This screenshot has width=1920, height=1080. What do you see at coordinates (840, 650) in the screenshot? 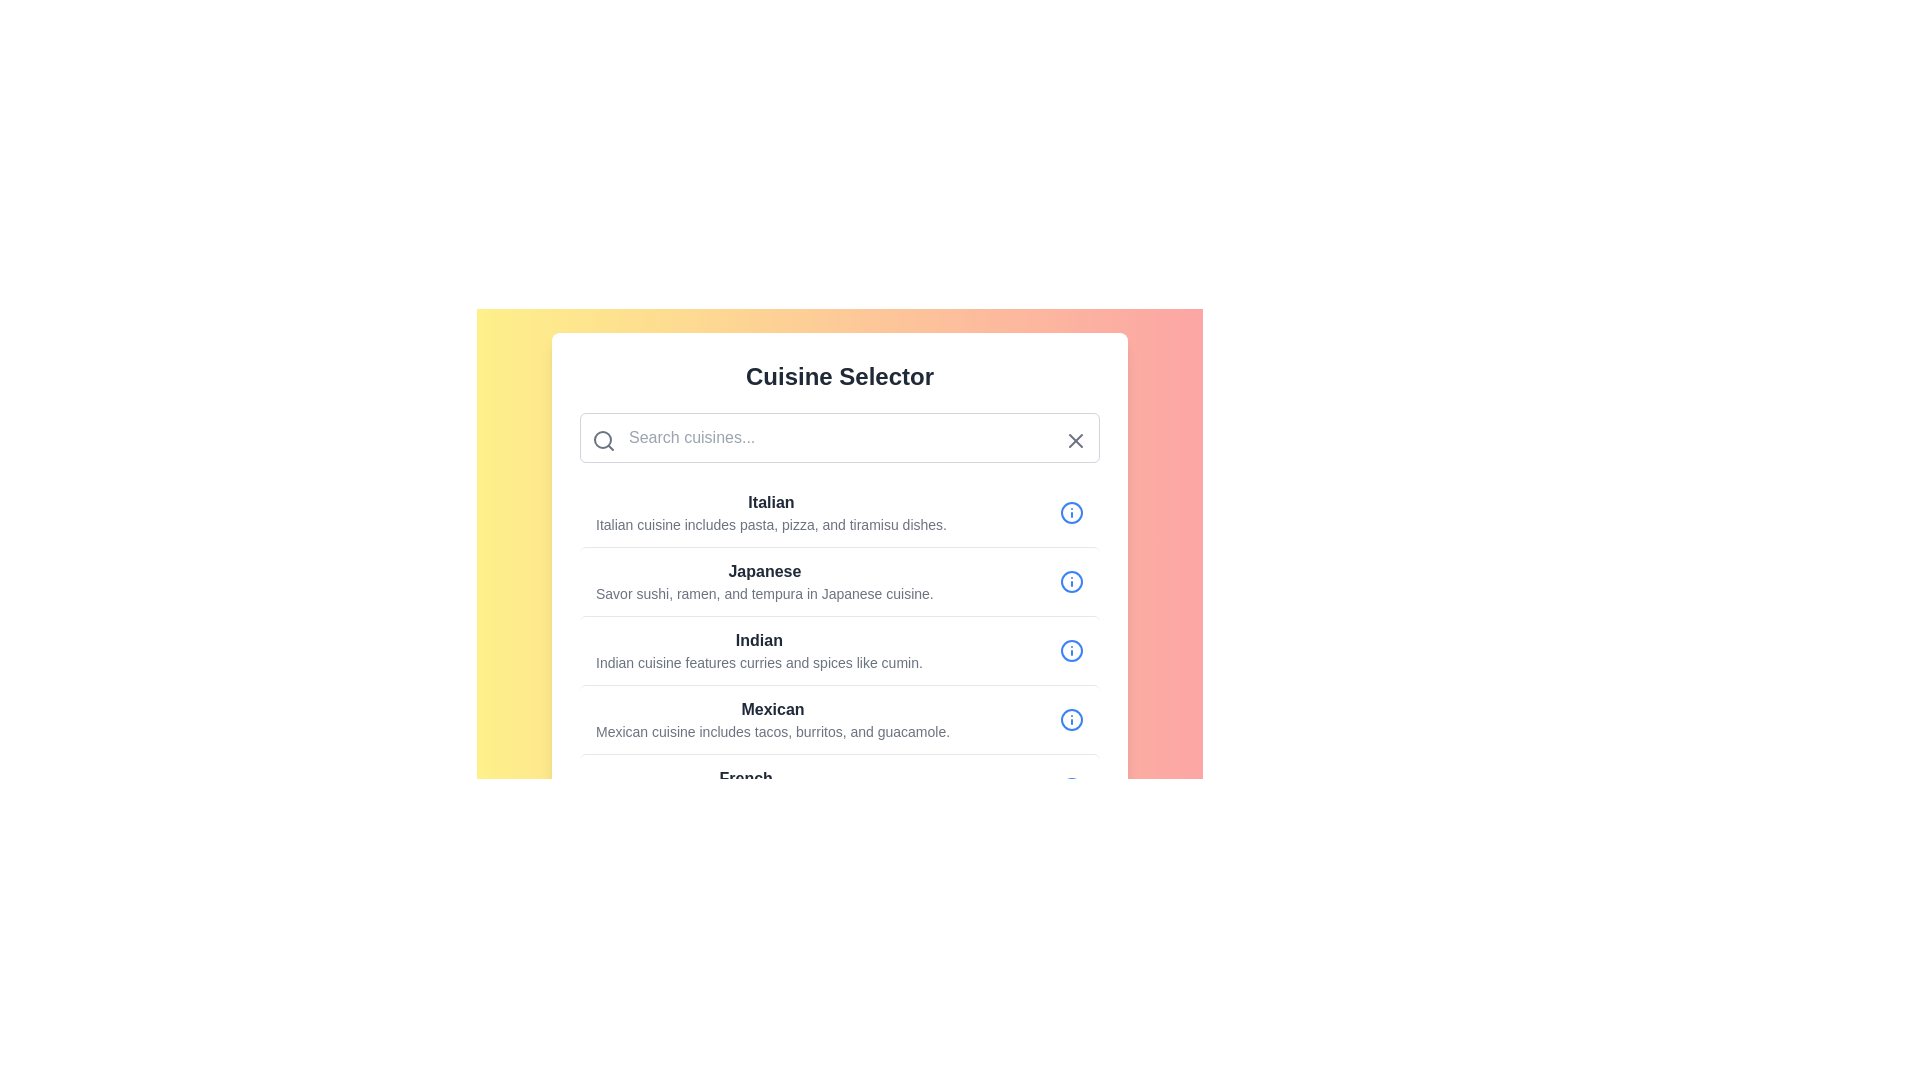
I see `to select the list item representing Indian cuisine, which is the third entry in the vertical list of cuisine options` at bounding box center [840, 650].